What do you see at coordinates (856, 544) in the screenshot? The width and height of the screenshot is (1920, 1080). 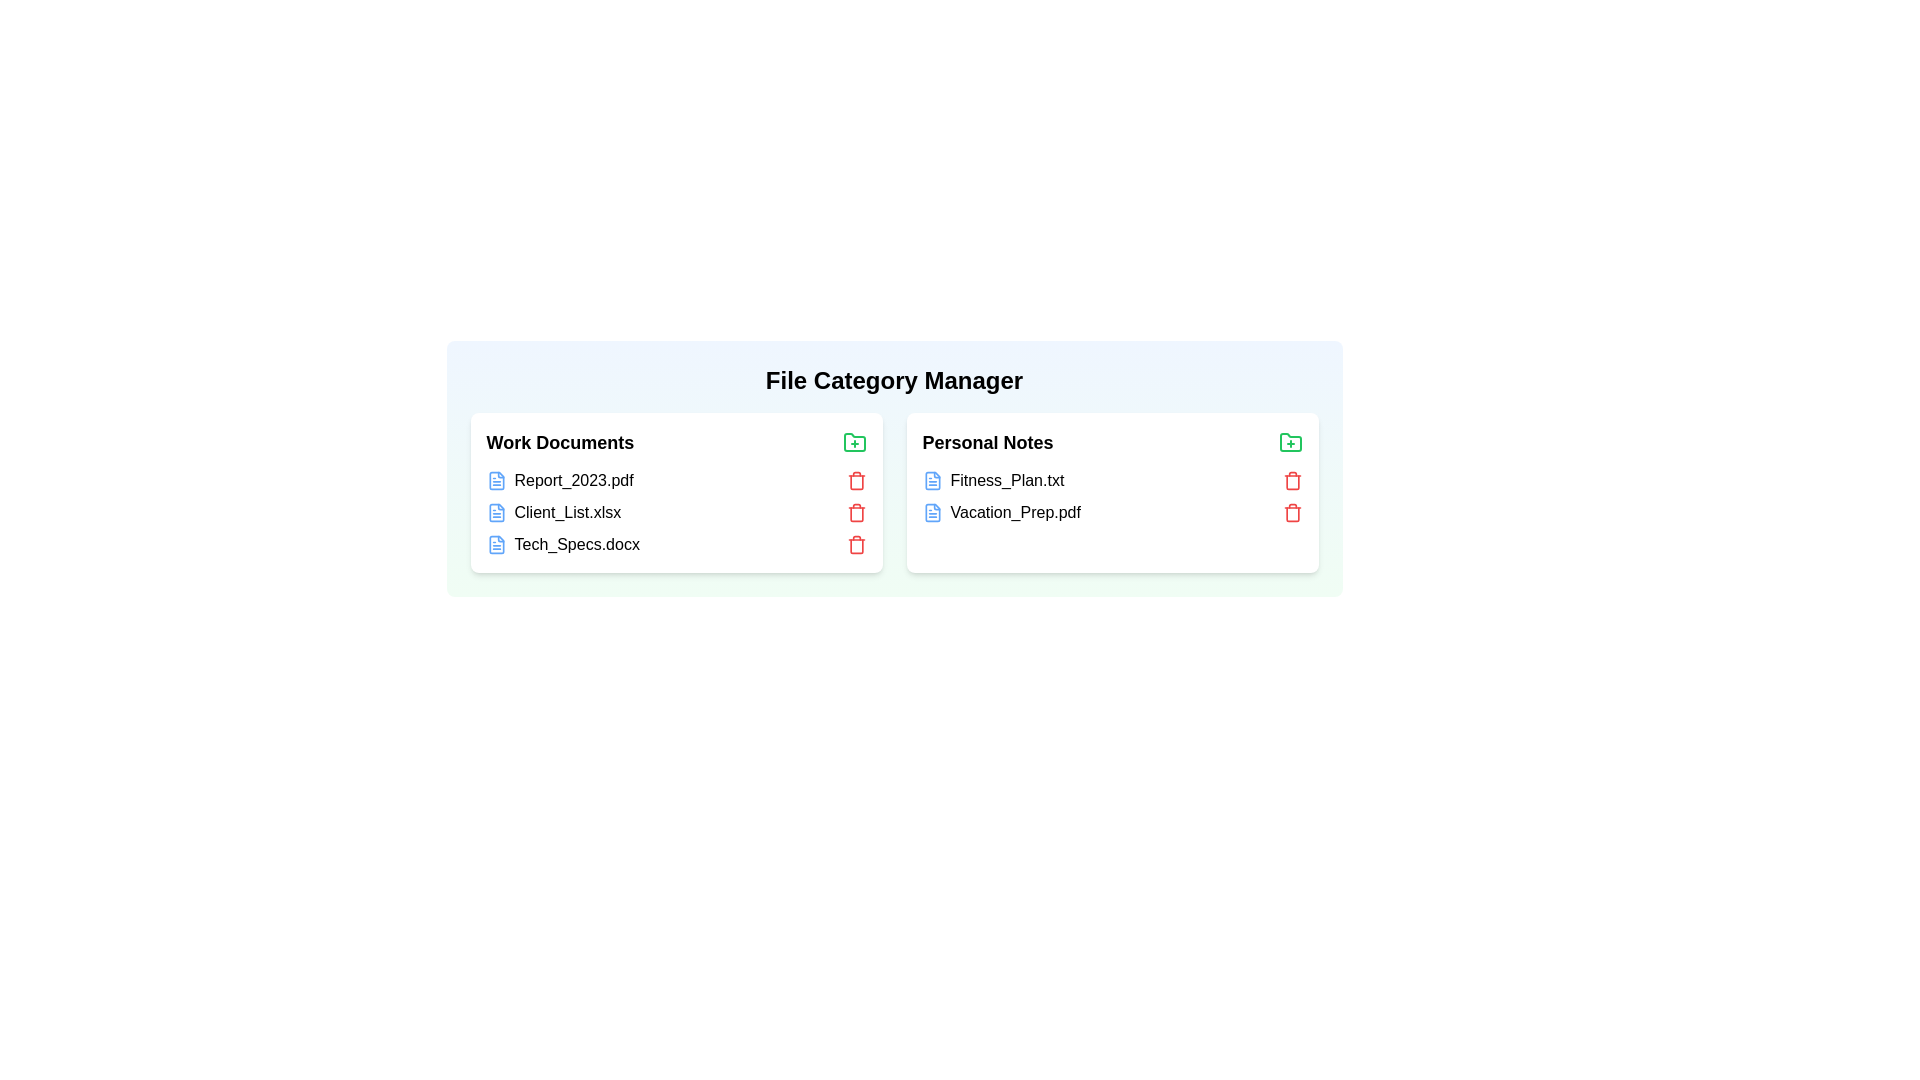 I see `trash icon next to the file Tech_Specs.docx in the category Work Documents` at bounding box center [856, 544].